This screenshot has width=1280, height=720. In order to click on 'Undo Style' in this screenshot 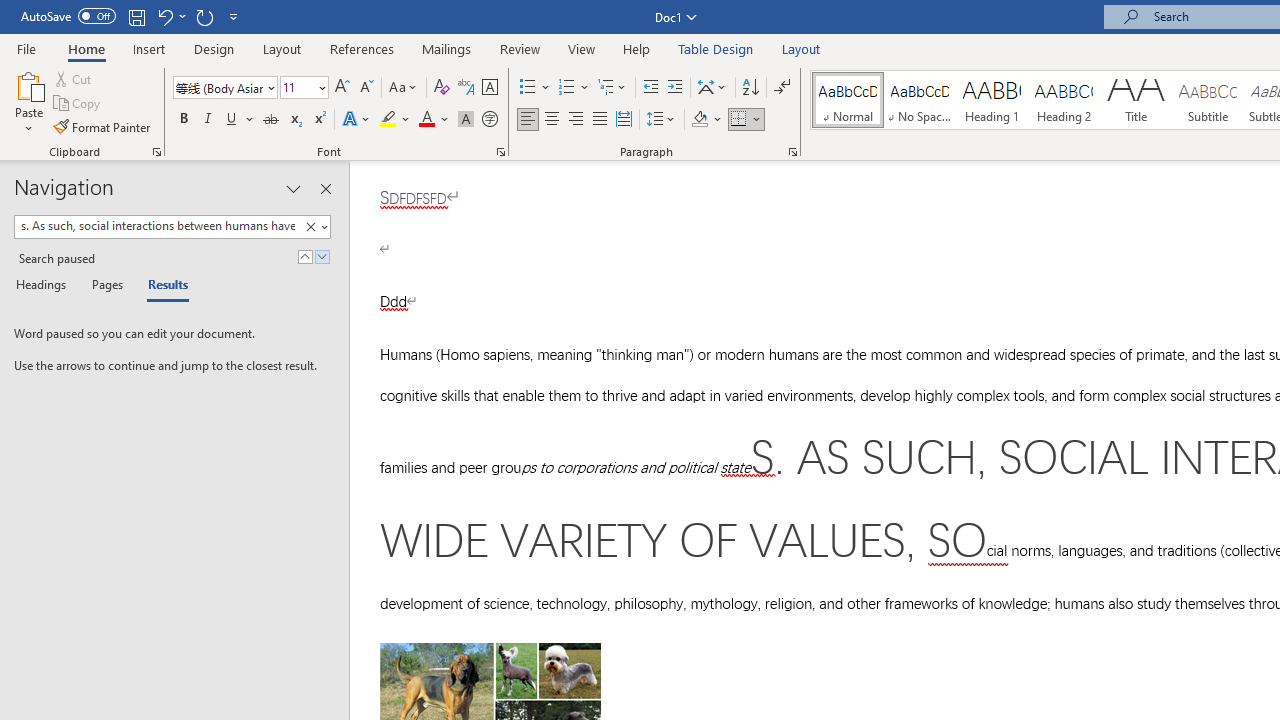, I will do `click(164, 16)`.